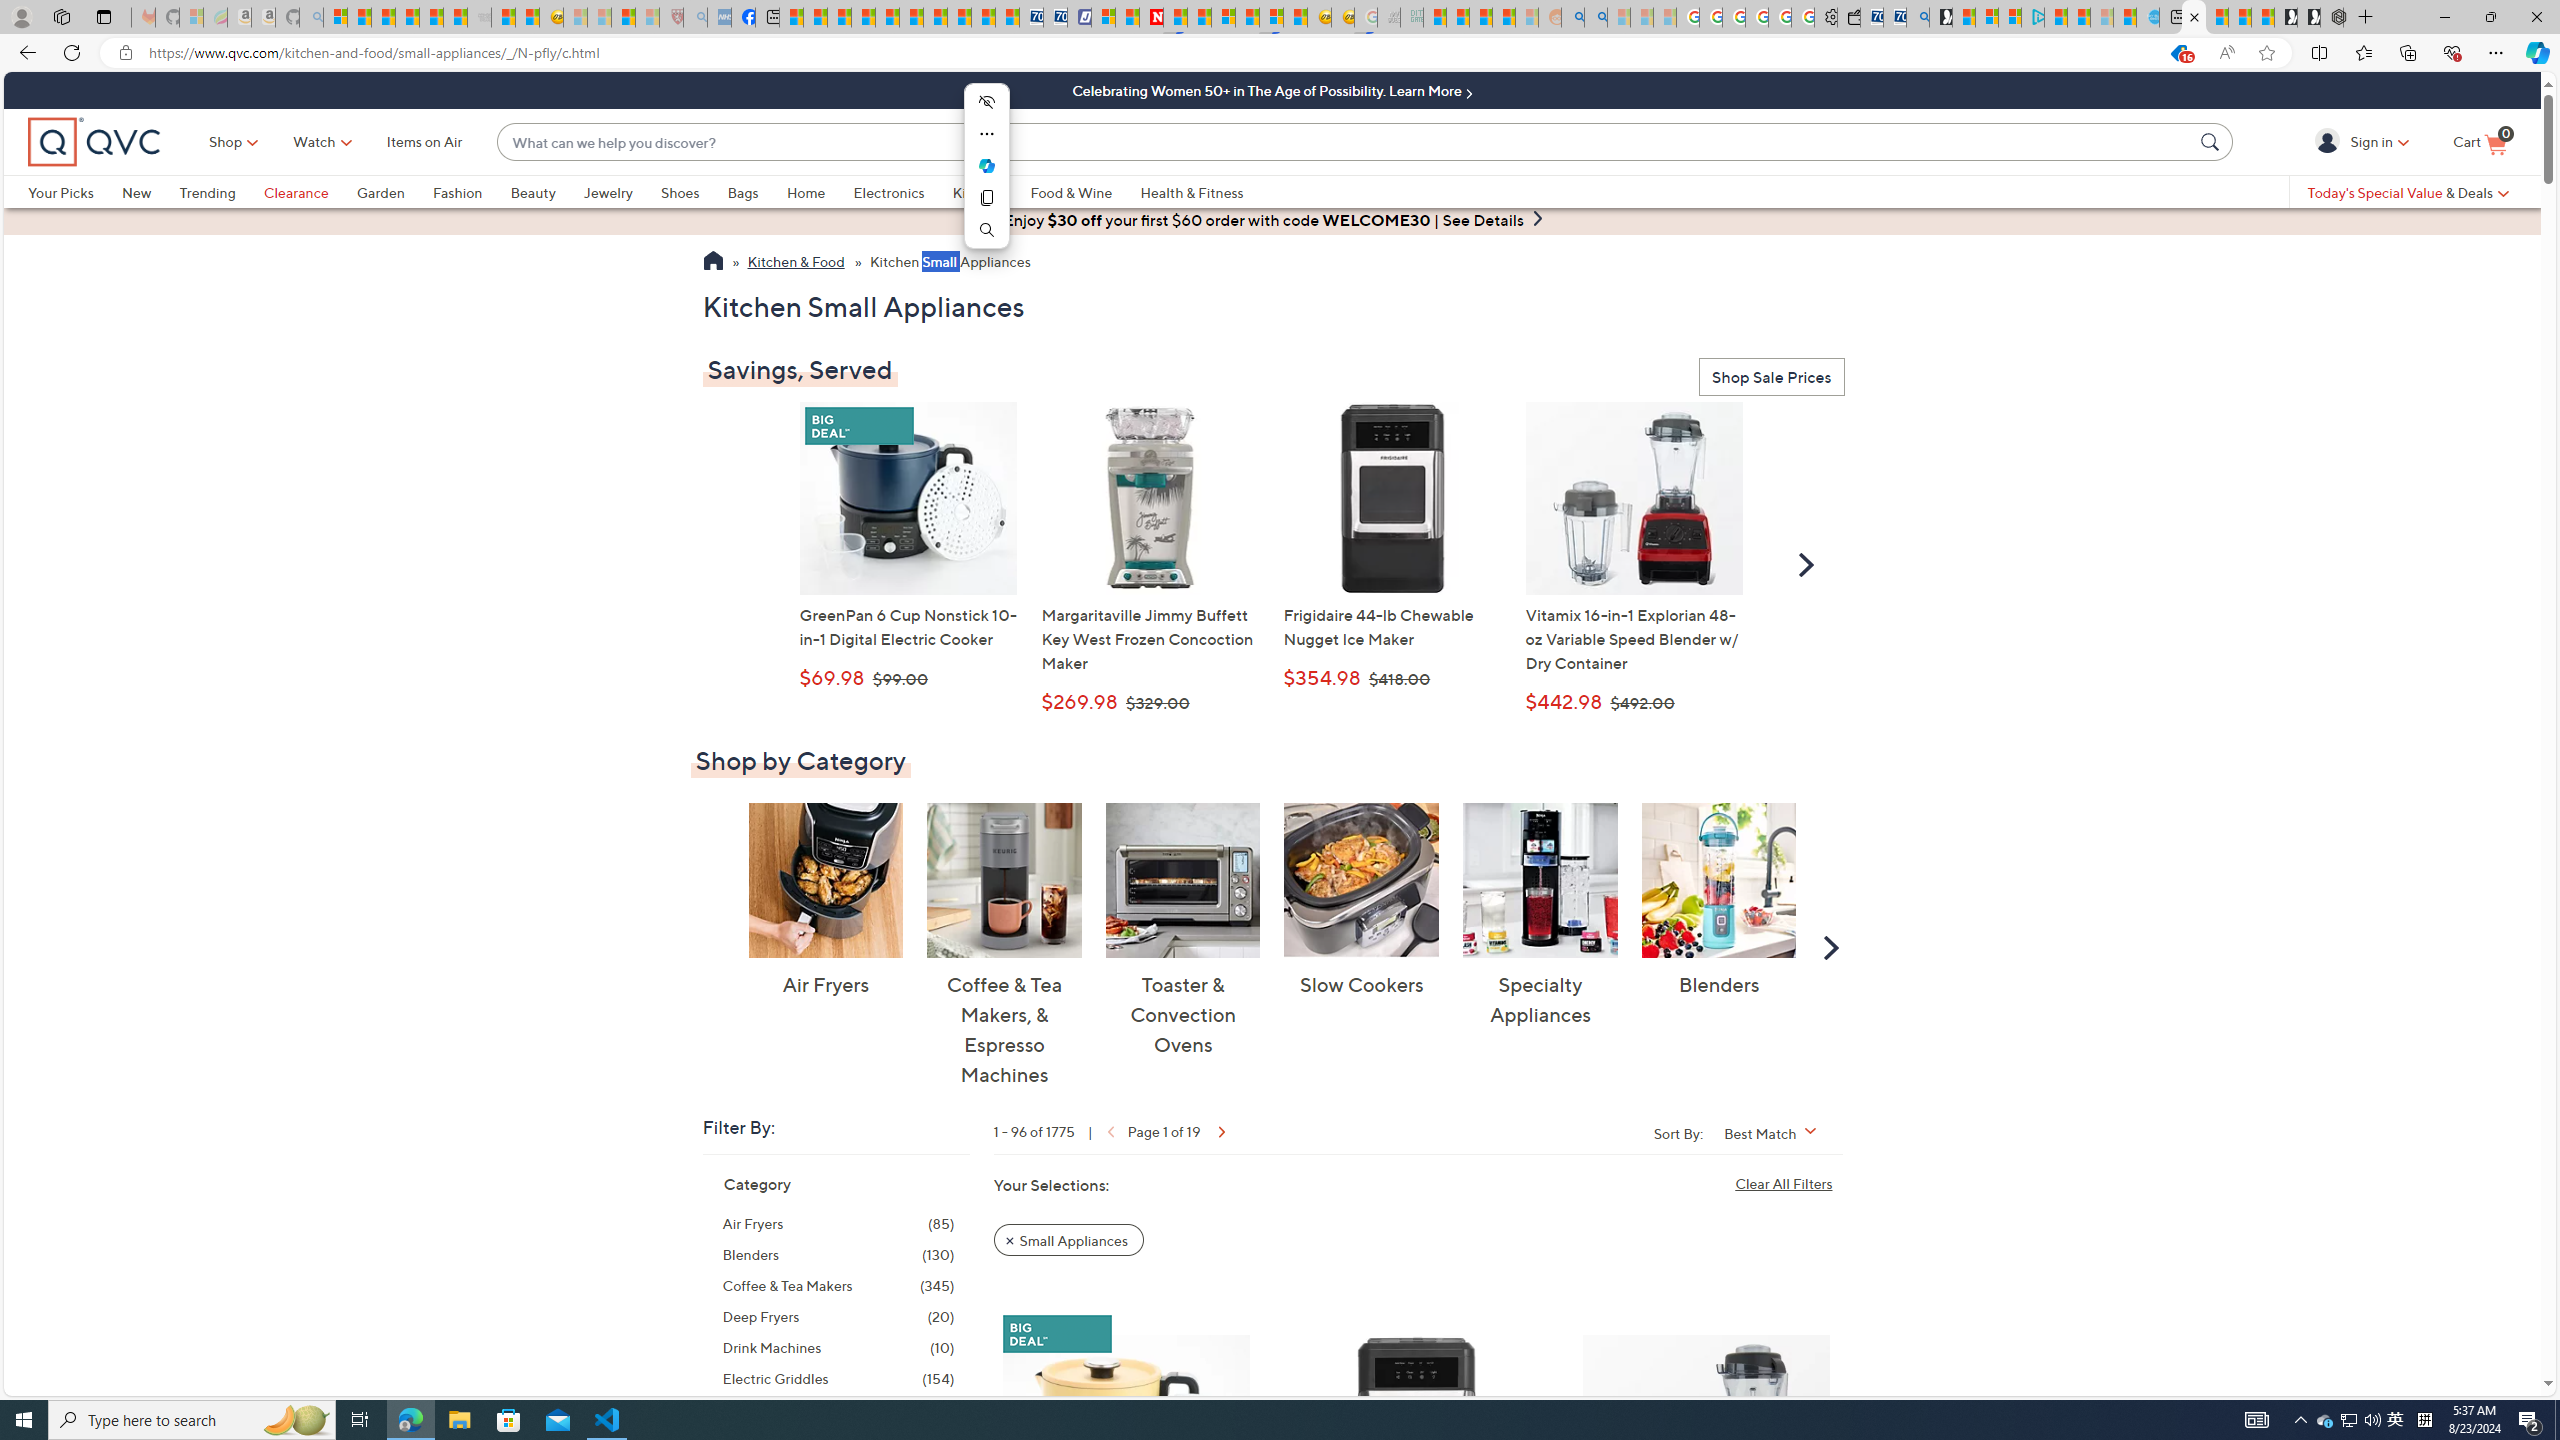  What do you see at coordinates (837, 1223) in the screenshot?
I see `'Air Fryers, 85 items'` at bounding box center [837, 1223].